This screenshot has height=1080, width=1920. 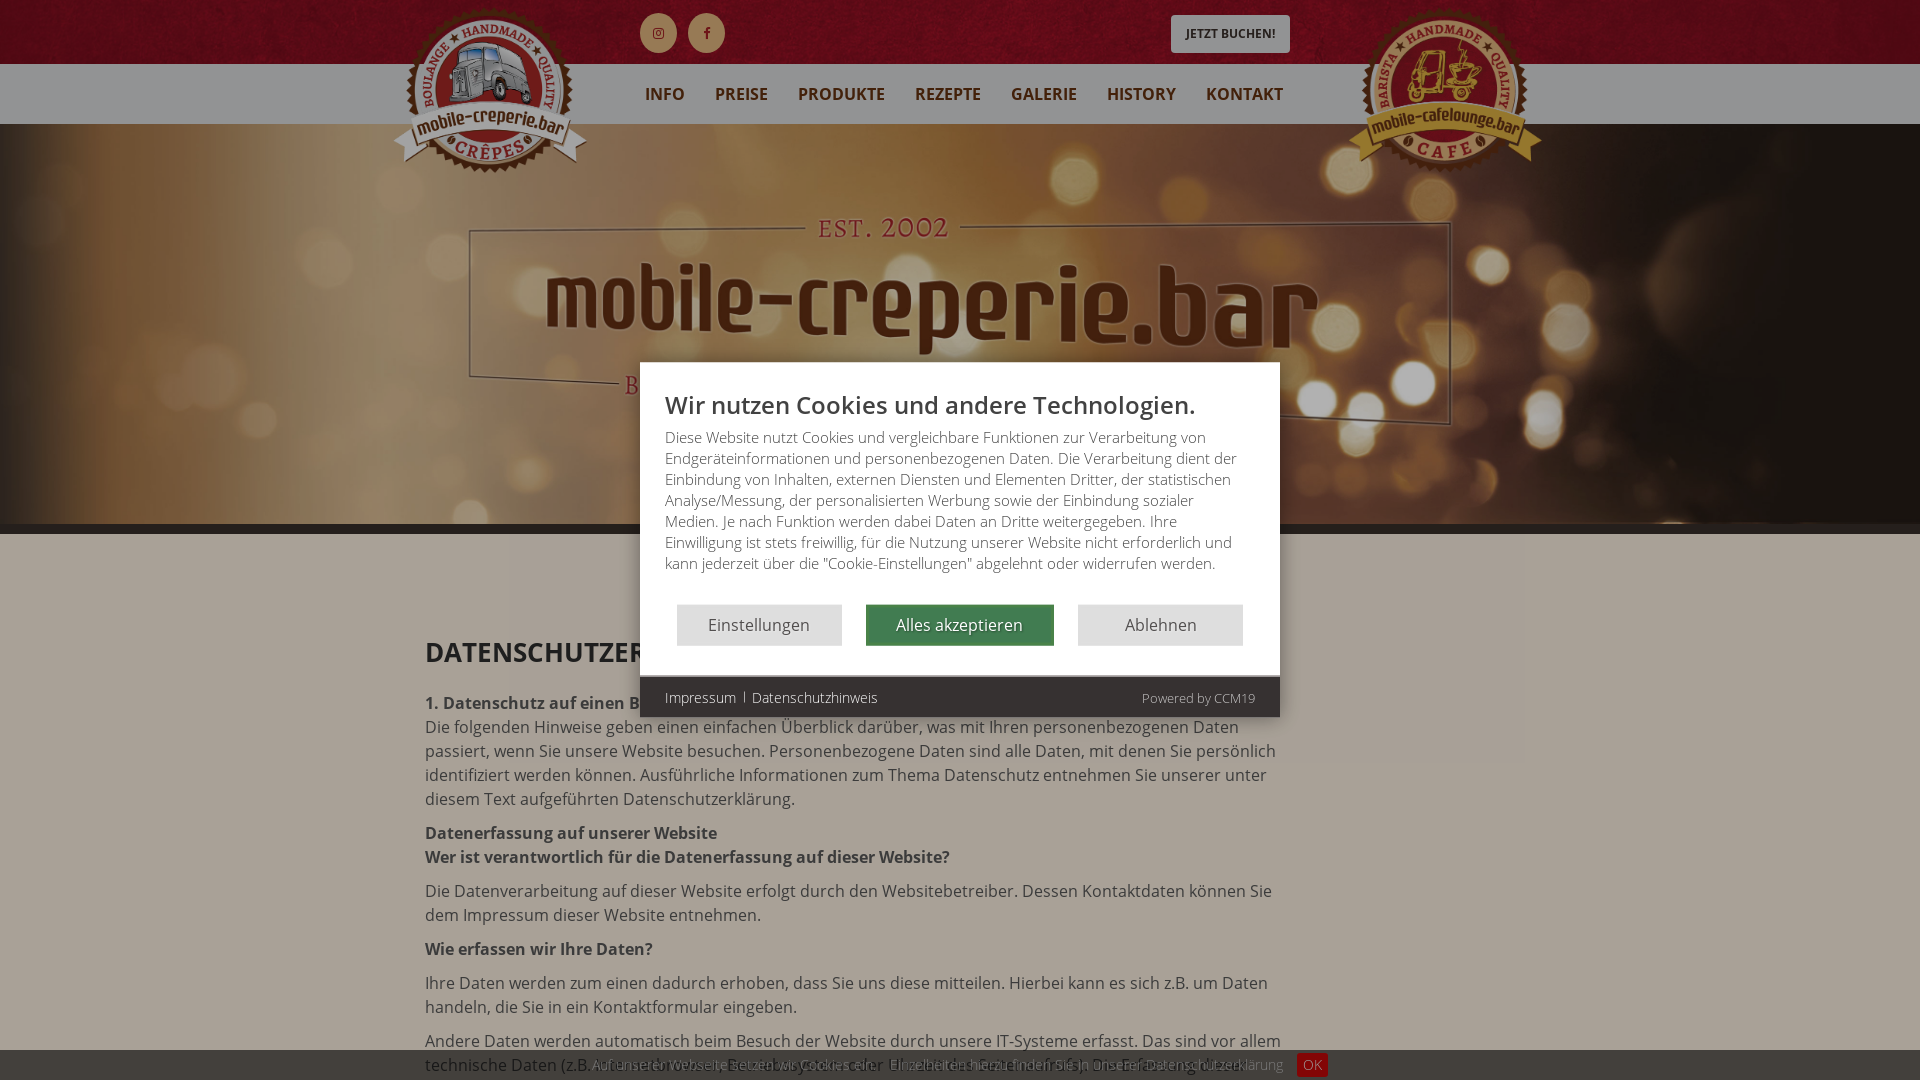 I want to click on 'KONTAKT', so click(x=1190, y=93).